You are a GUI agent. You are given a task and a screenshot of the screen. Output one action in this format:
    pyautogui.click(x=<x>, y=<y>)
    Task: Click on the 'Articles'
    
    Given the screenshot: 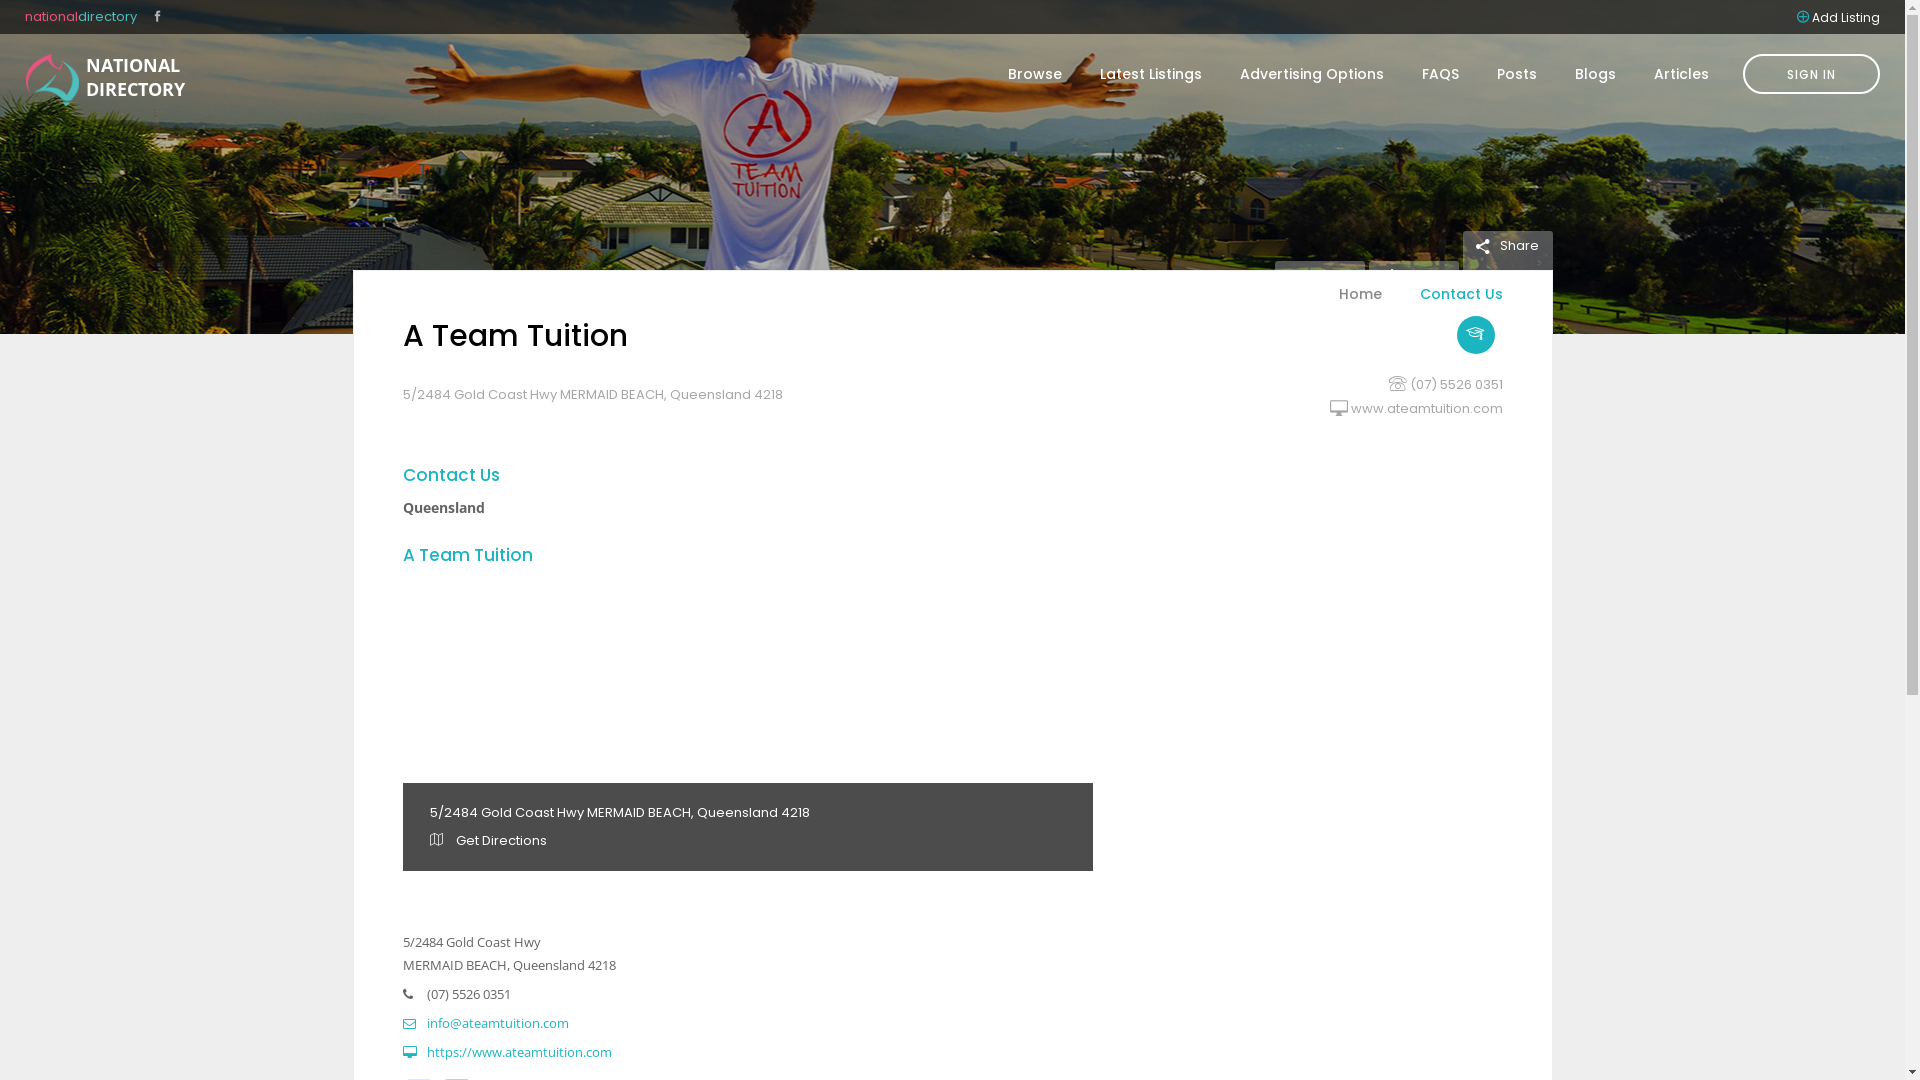 What is the action you would take?
    pyautogui.click(x=1671, y=72)
    